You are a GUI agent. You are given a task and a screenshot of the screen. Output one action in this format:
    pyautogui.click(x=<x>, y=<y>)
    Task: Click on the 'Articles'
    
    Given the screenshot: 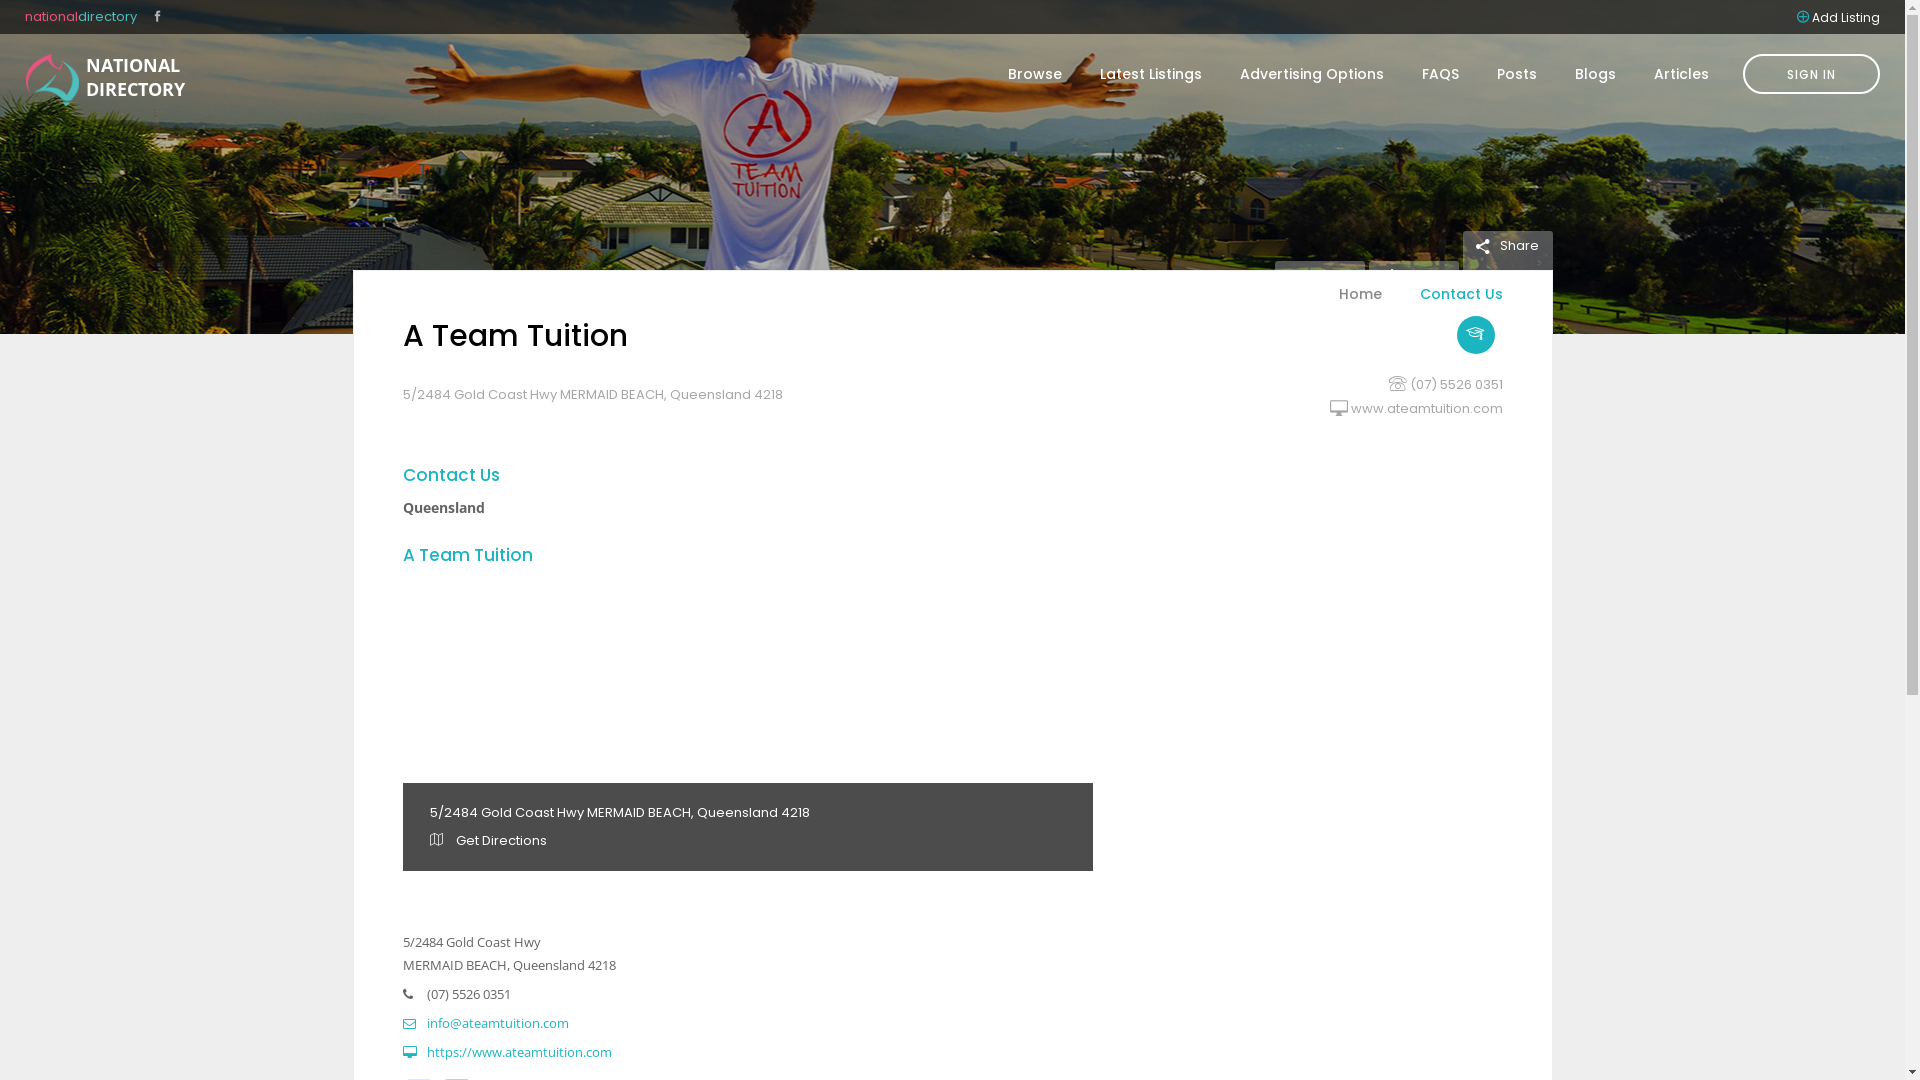 What is the action you would take?
    pyautogui.click(x=1671, y=72)
    